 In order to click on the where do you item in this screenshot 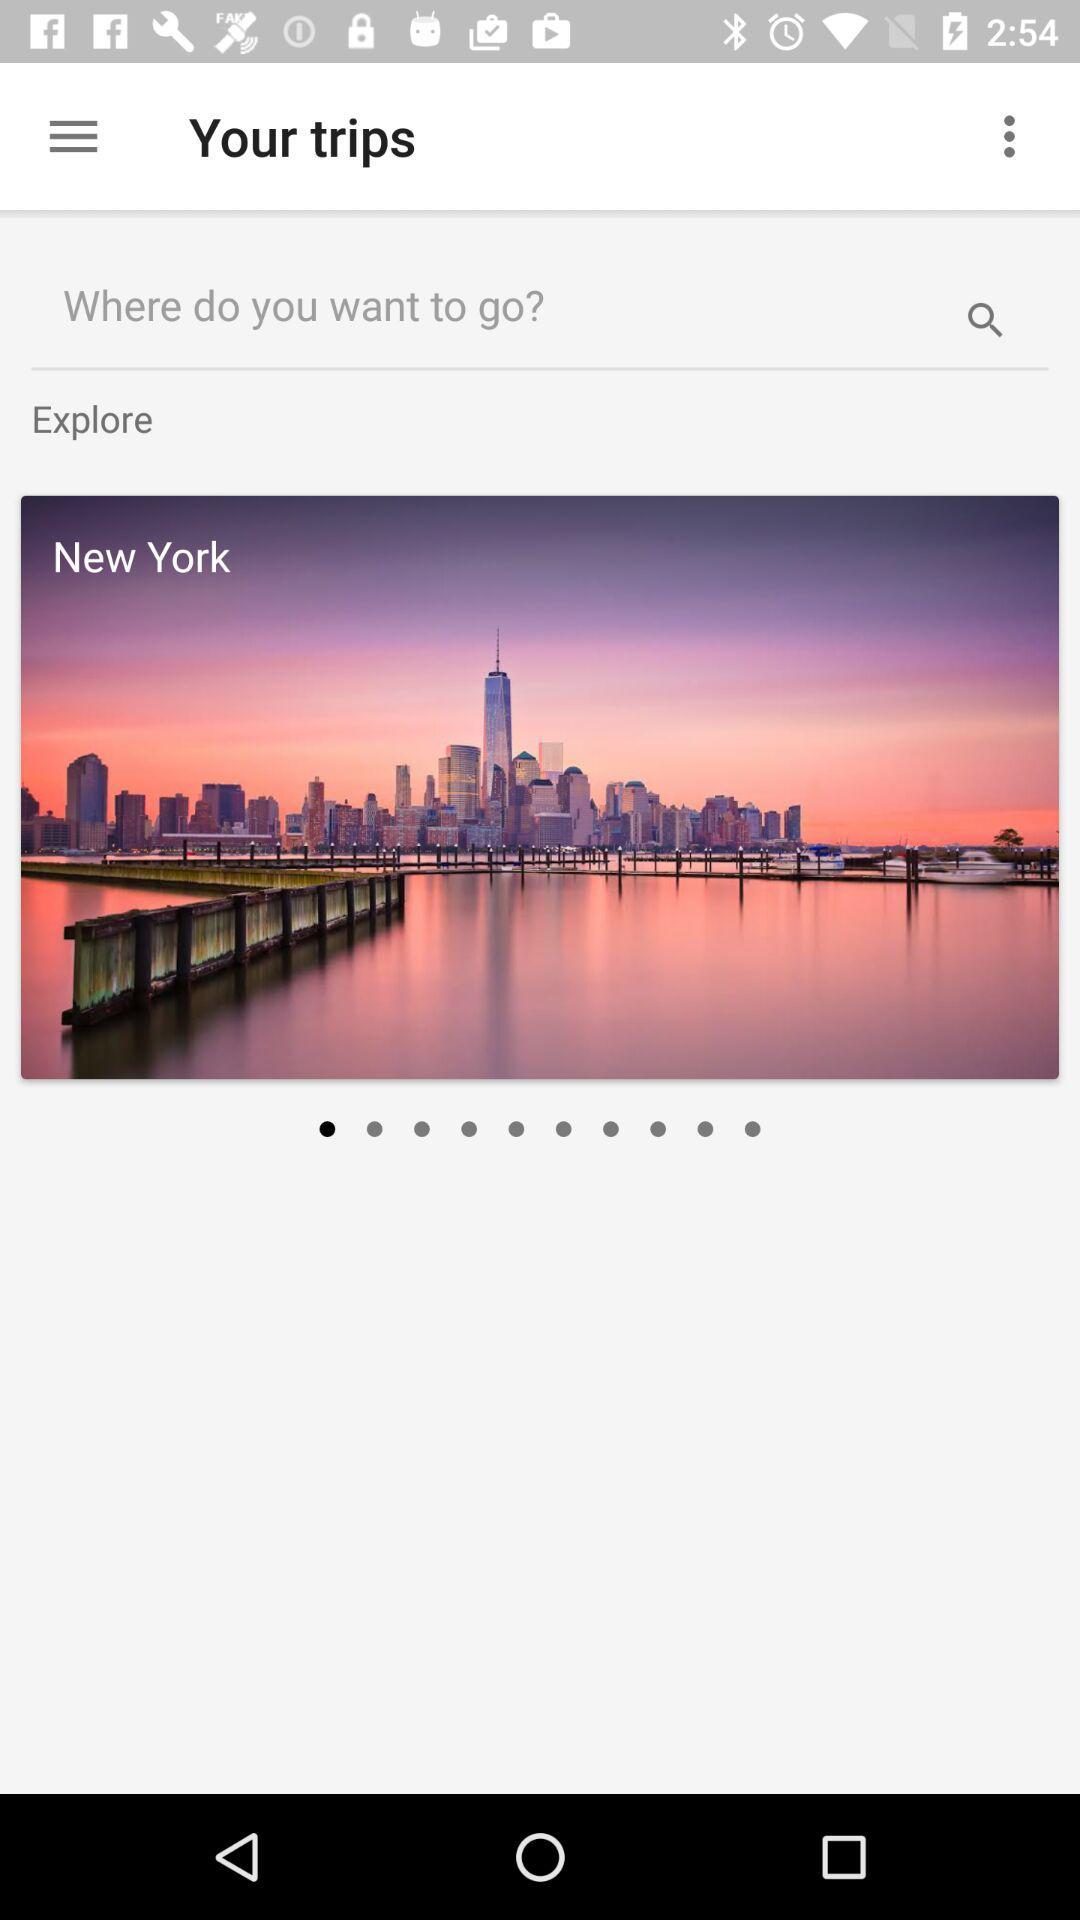, I will do `click(477, 303)`.